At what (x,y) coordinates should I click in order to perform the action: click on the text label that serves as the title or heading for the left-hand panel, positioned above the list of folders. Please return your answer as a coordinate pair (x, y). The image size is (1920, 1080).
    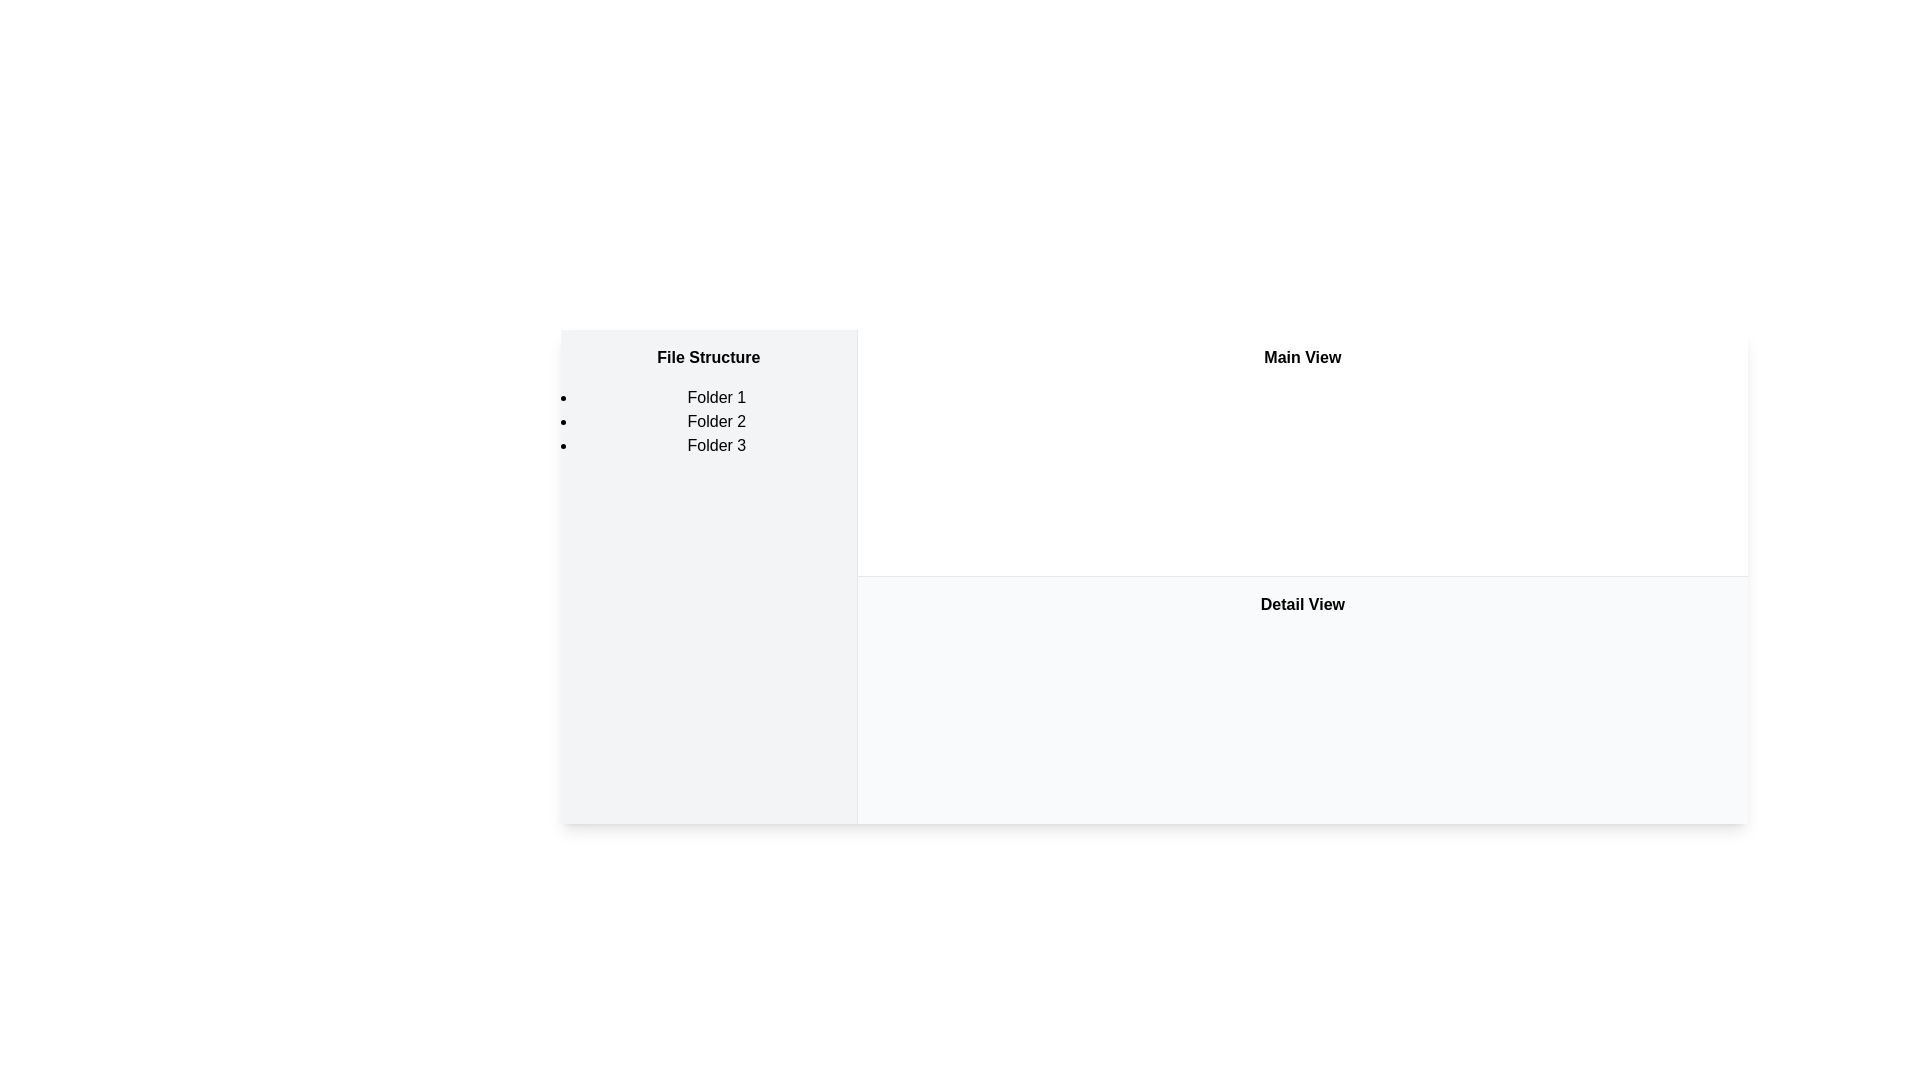
    Looking at the image, I should click on (708, 357).